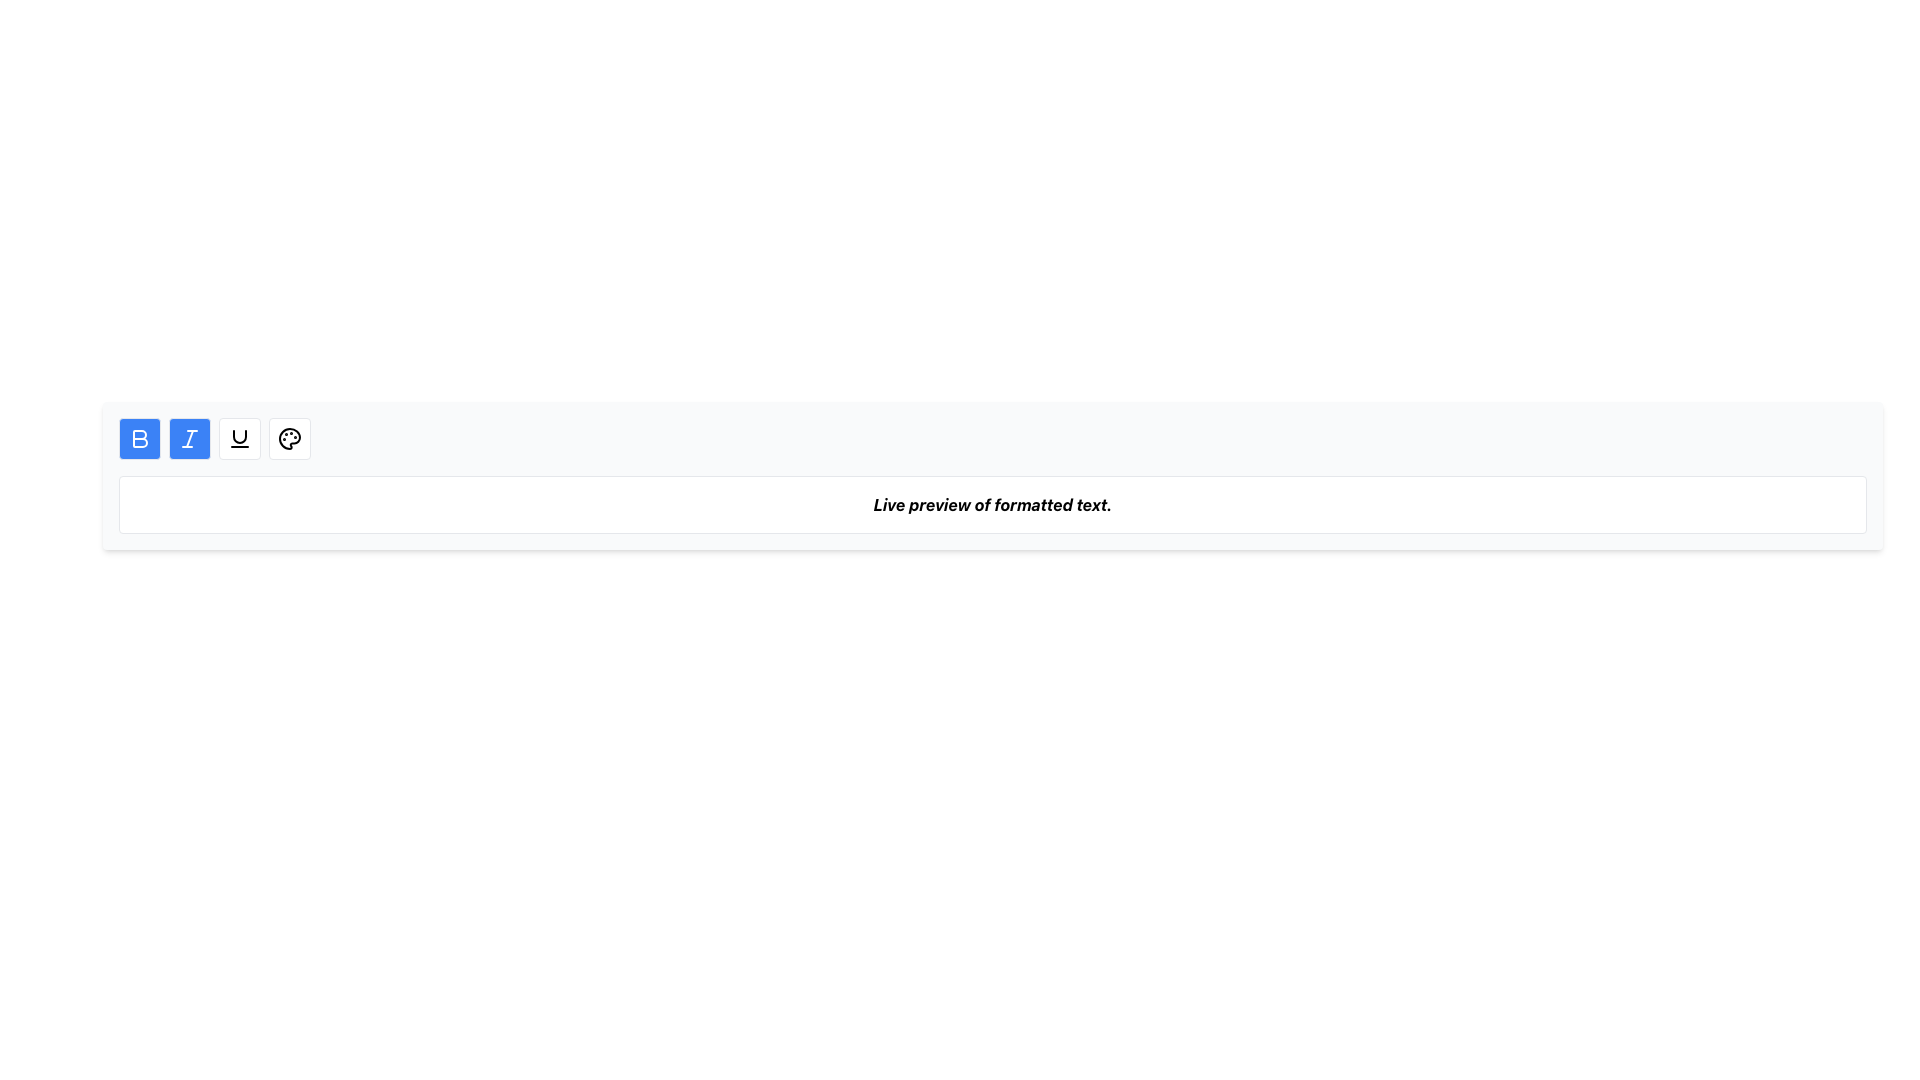  What do you see at coordinates (190, 438) in the screenshot?
I see `the second button from the left in the horizontal row of formatting buttons to apply italic formatting to the selected text` at bounding box center [190, 438].